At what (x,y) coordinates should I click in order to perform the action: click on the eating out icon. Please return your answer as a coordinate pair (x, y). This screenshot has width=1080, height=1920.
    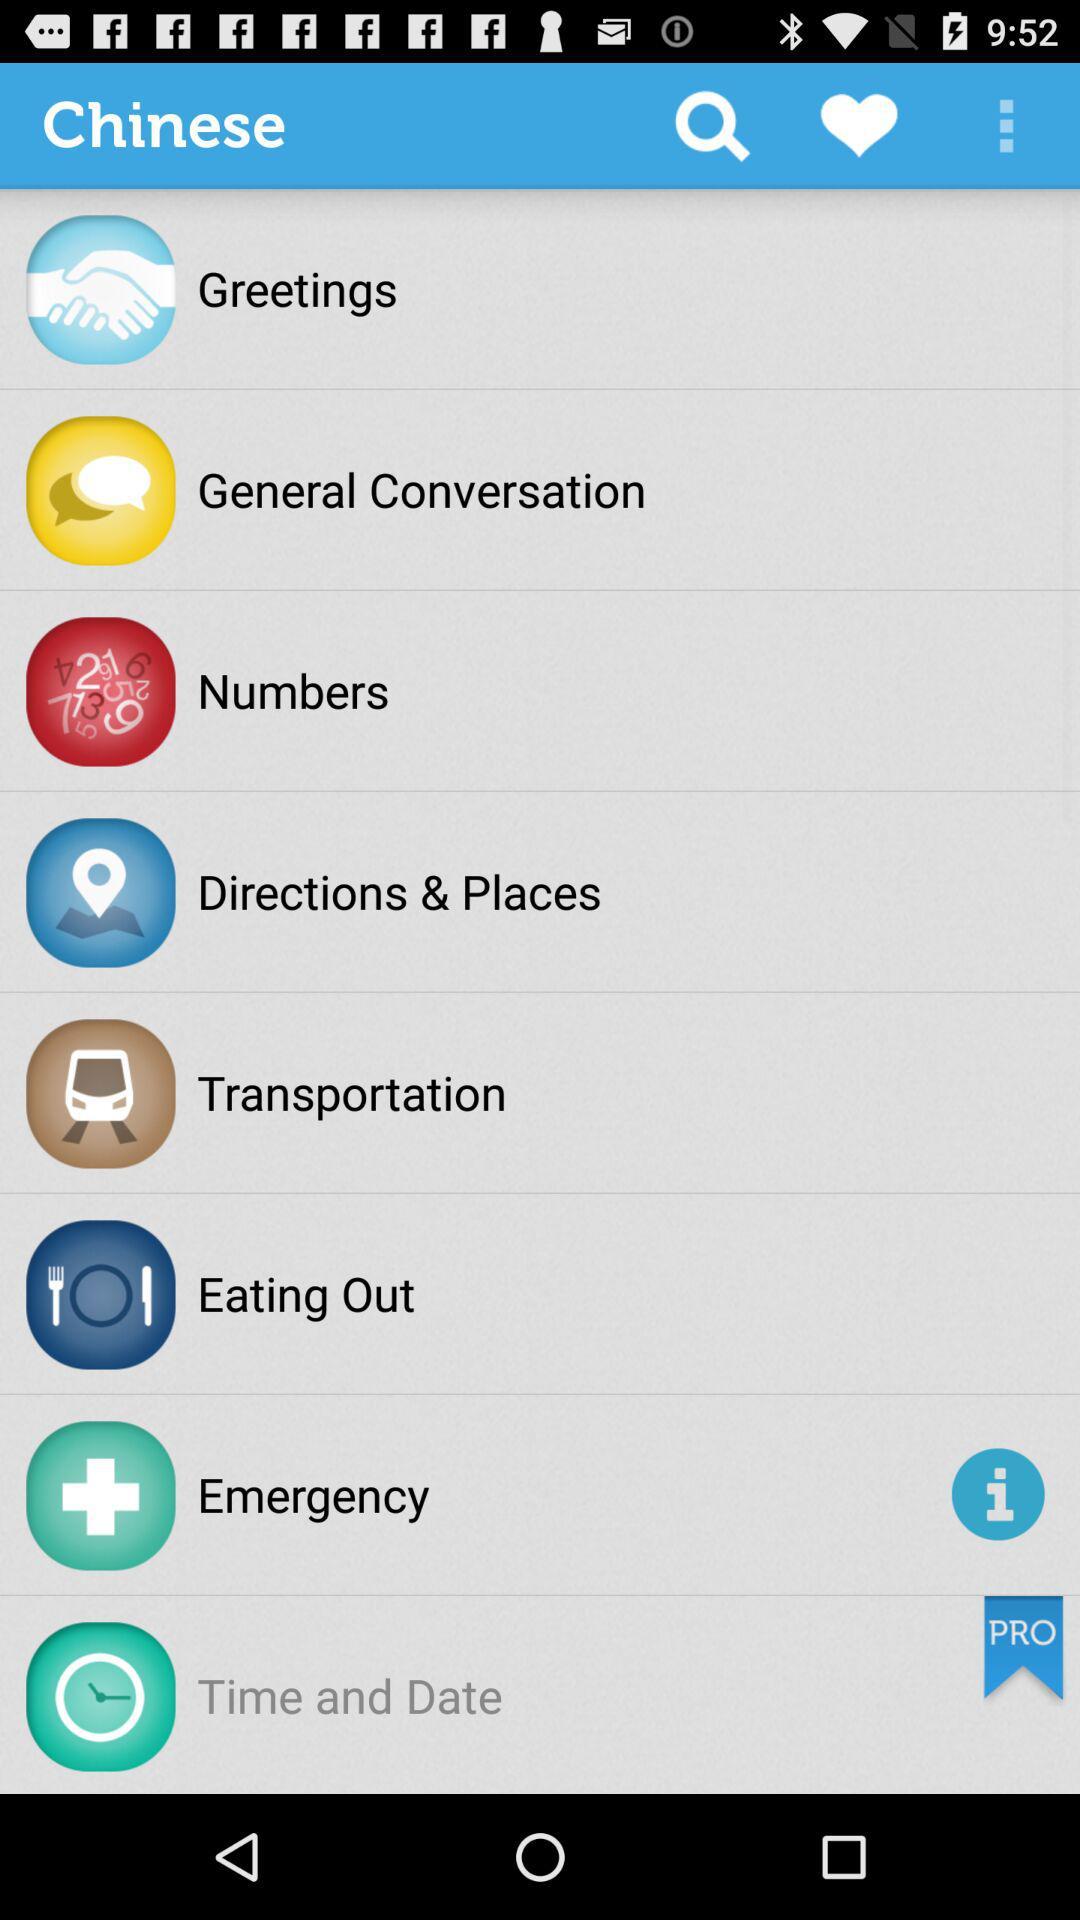
    Looking at the image, I should click on (306, 1293).